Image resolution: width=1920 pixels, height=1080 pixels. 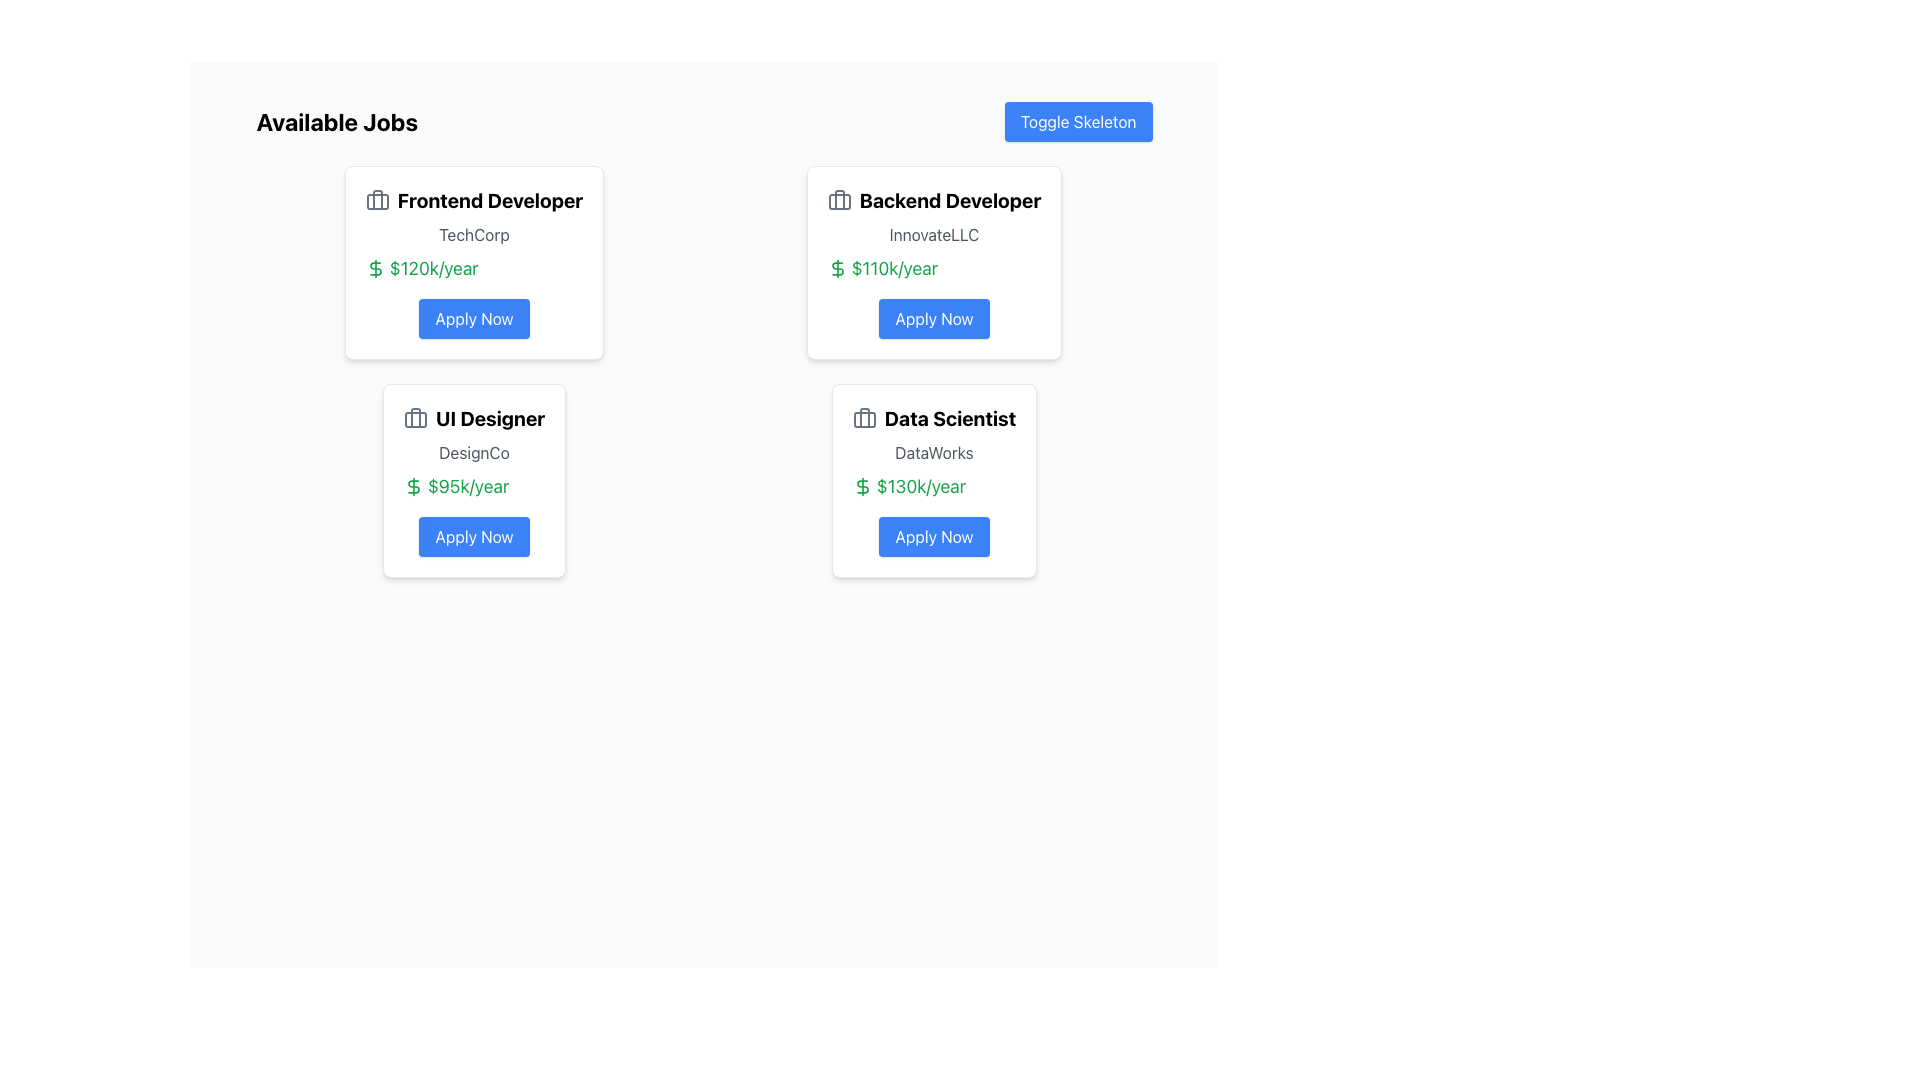 What do you see at coordinates (414, 418) in the screenshot?
I see `the gray briefcase icon with a minimalist line art style located in the header of the 'UI Designer' card, to the left of the text title 'UI Designer'` at bounding box center [414, 418].